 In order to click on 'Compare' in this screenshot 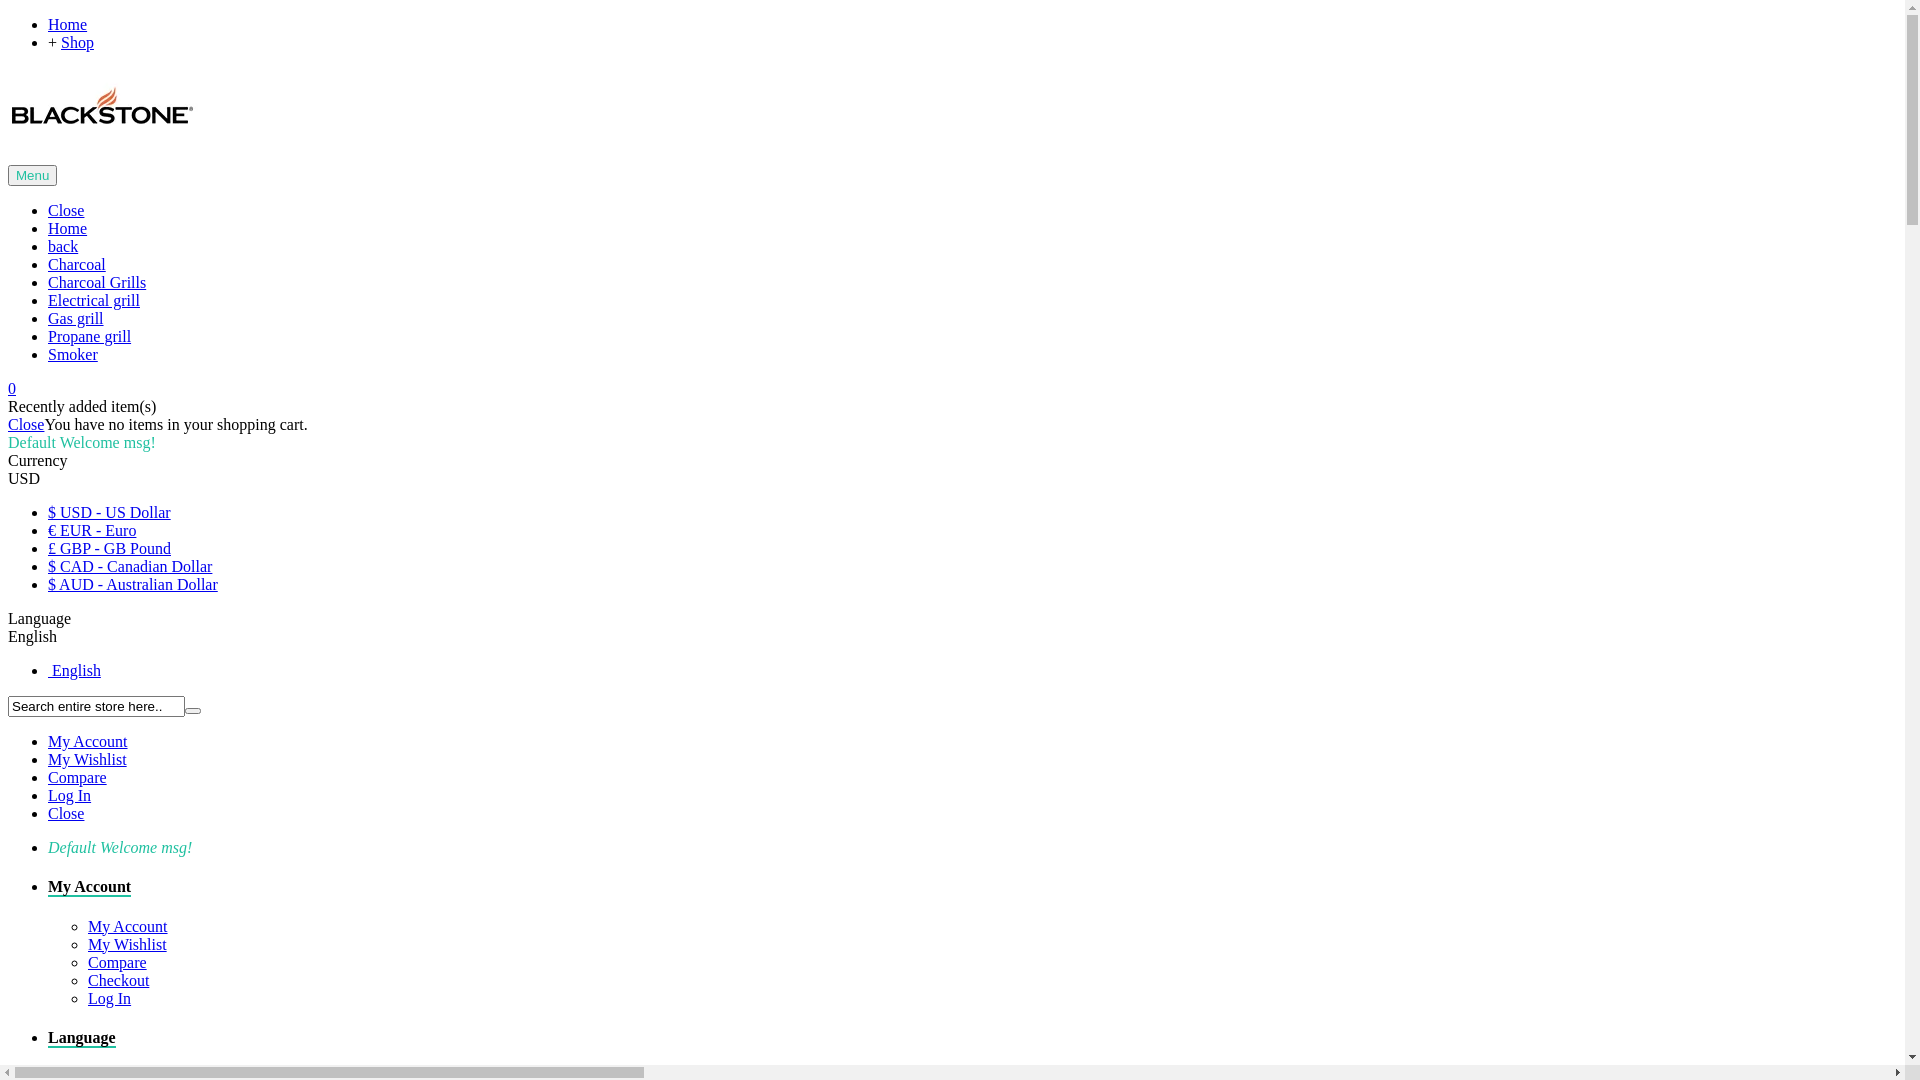, I will do `click(77, 776)`.